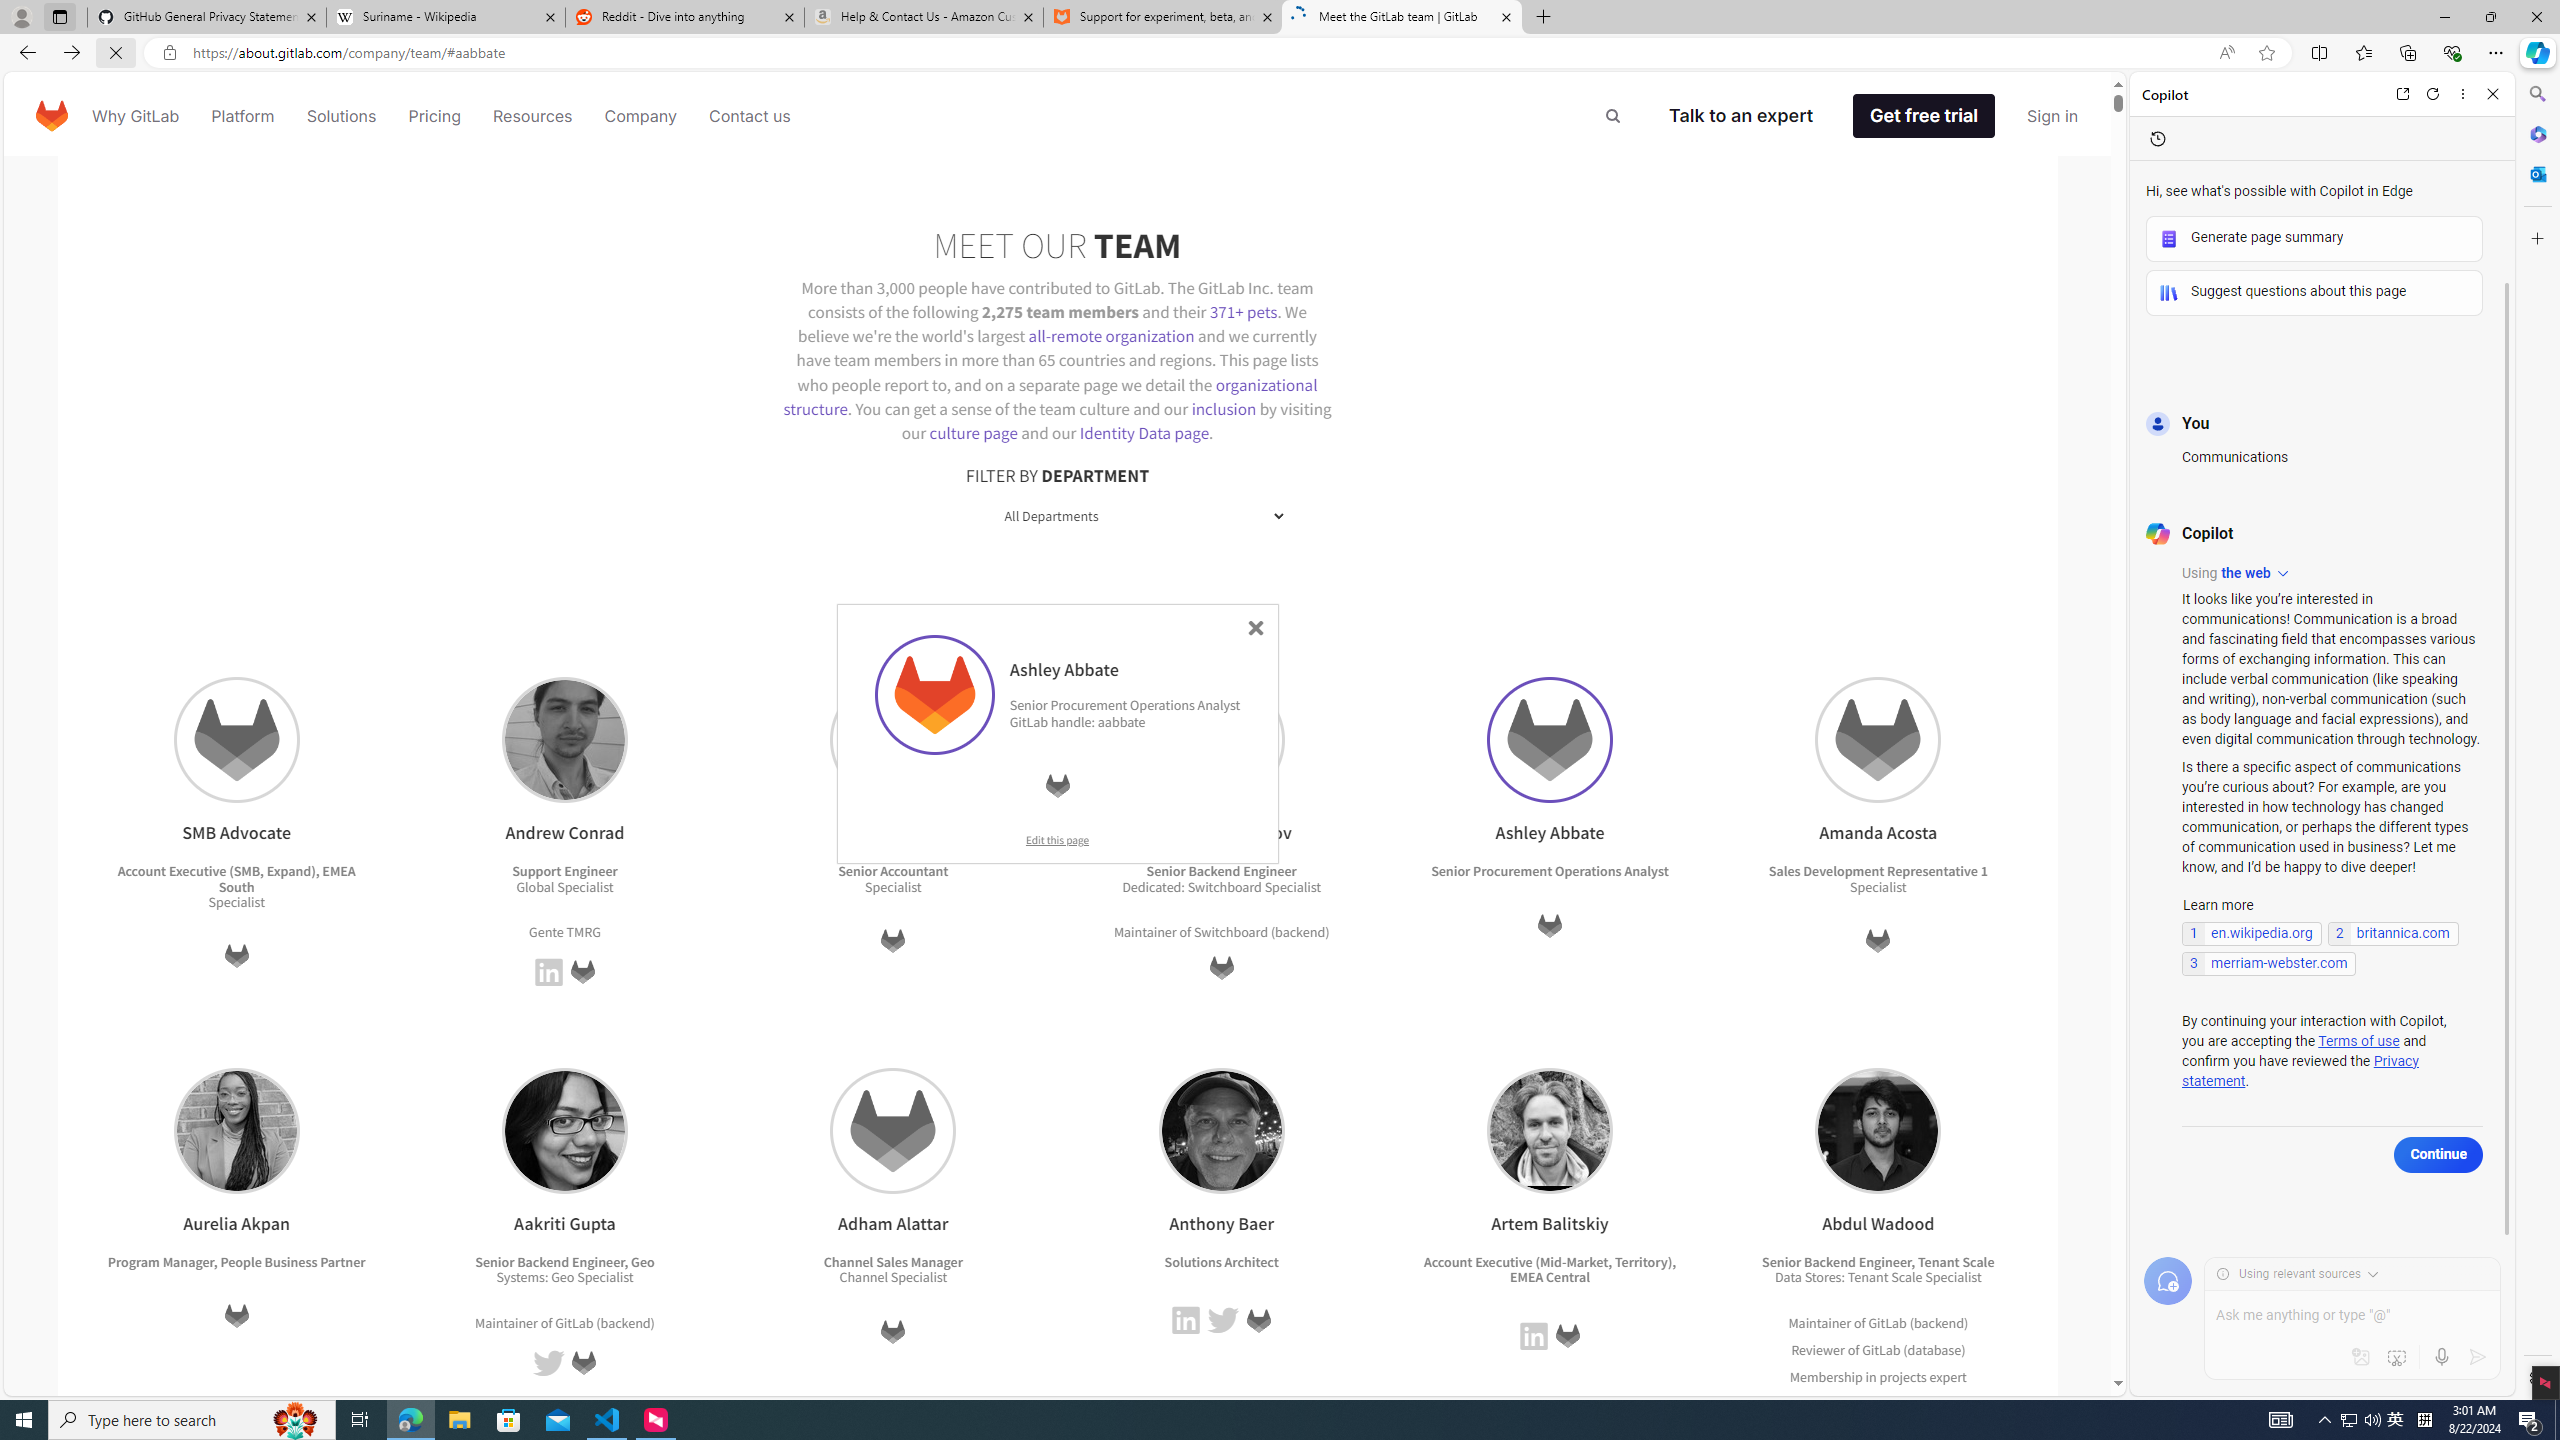 The height and width of the screenshot is (1440, 2560). Describe the element at coordinates (134, 114) in the screenshot. I see `'Why GitLab'` at that location.